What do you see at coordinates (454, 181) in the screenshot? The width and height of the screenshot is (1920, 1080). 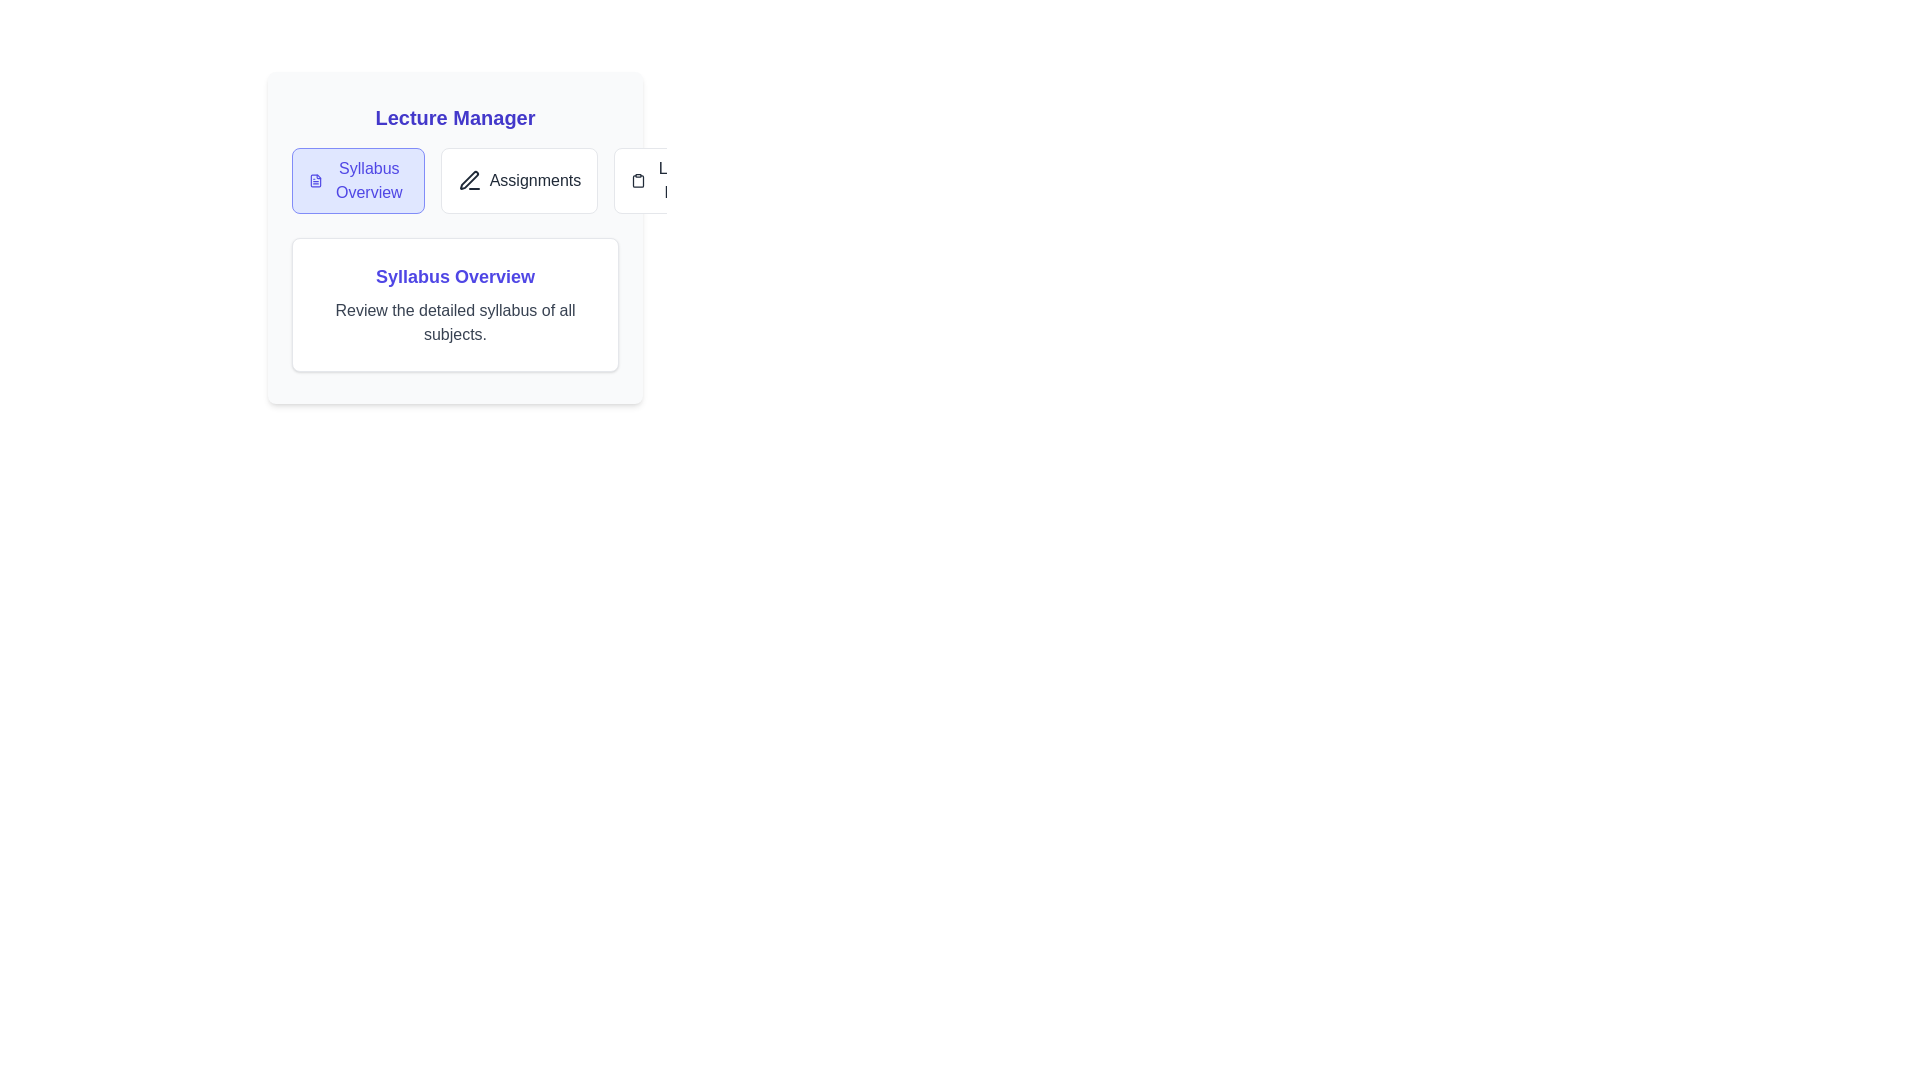 I see `the horizontal button group located centrally below the 'Lecture Manager' header to observe any potential hover effects` at bounding box center [454, 181].